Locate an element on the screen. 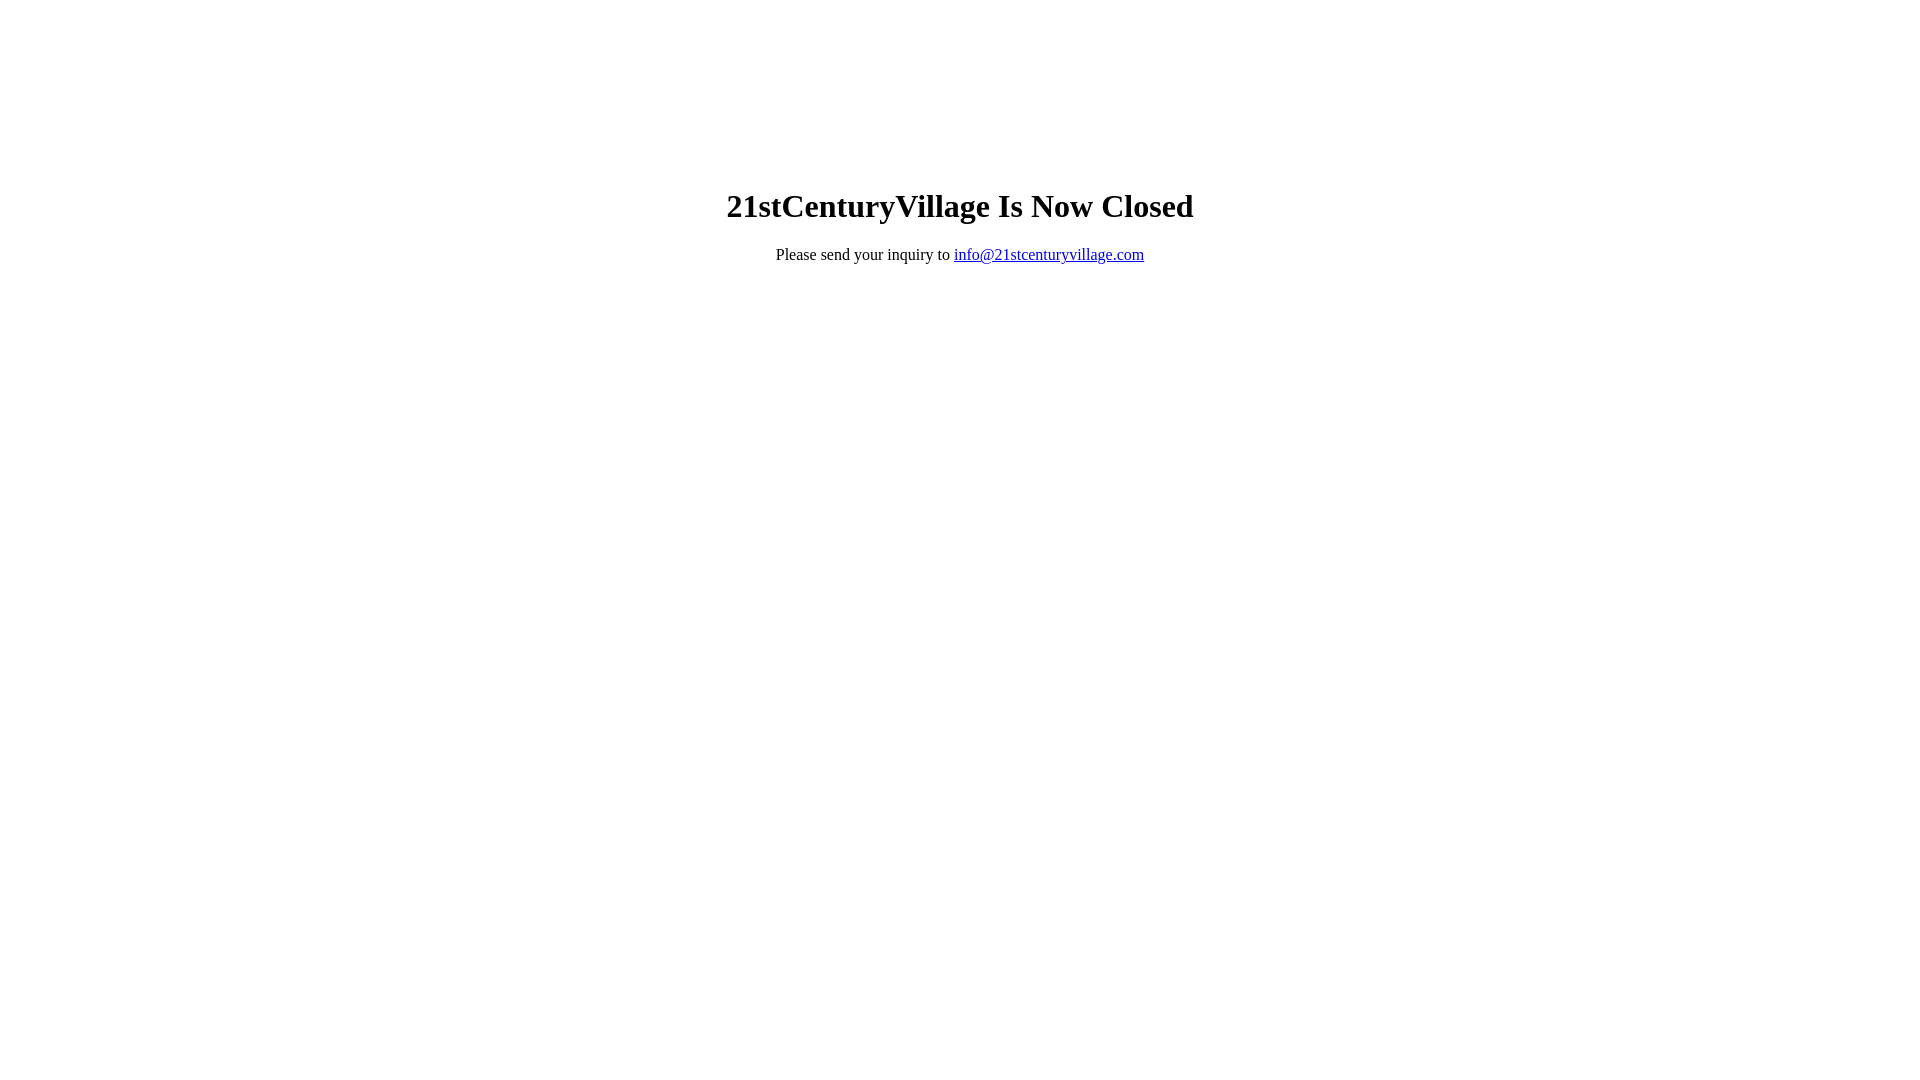  'info@21stcenturyvillage.com' is located at coordinates (953, 253).